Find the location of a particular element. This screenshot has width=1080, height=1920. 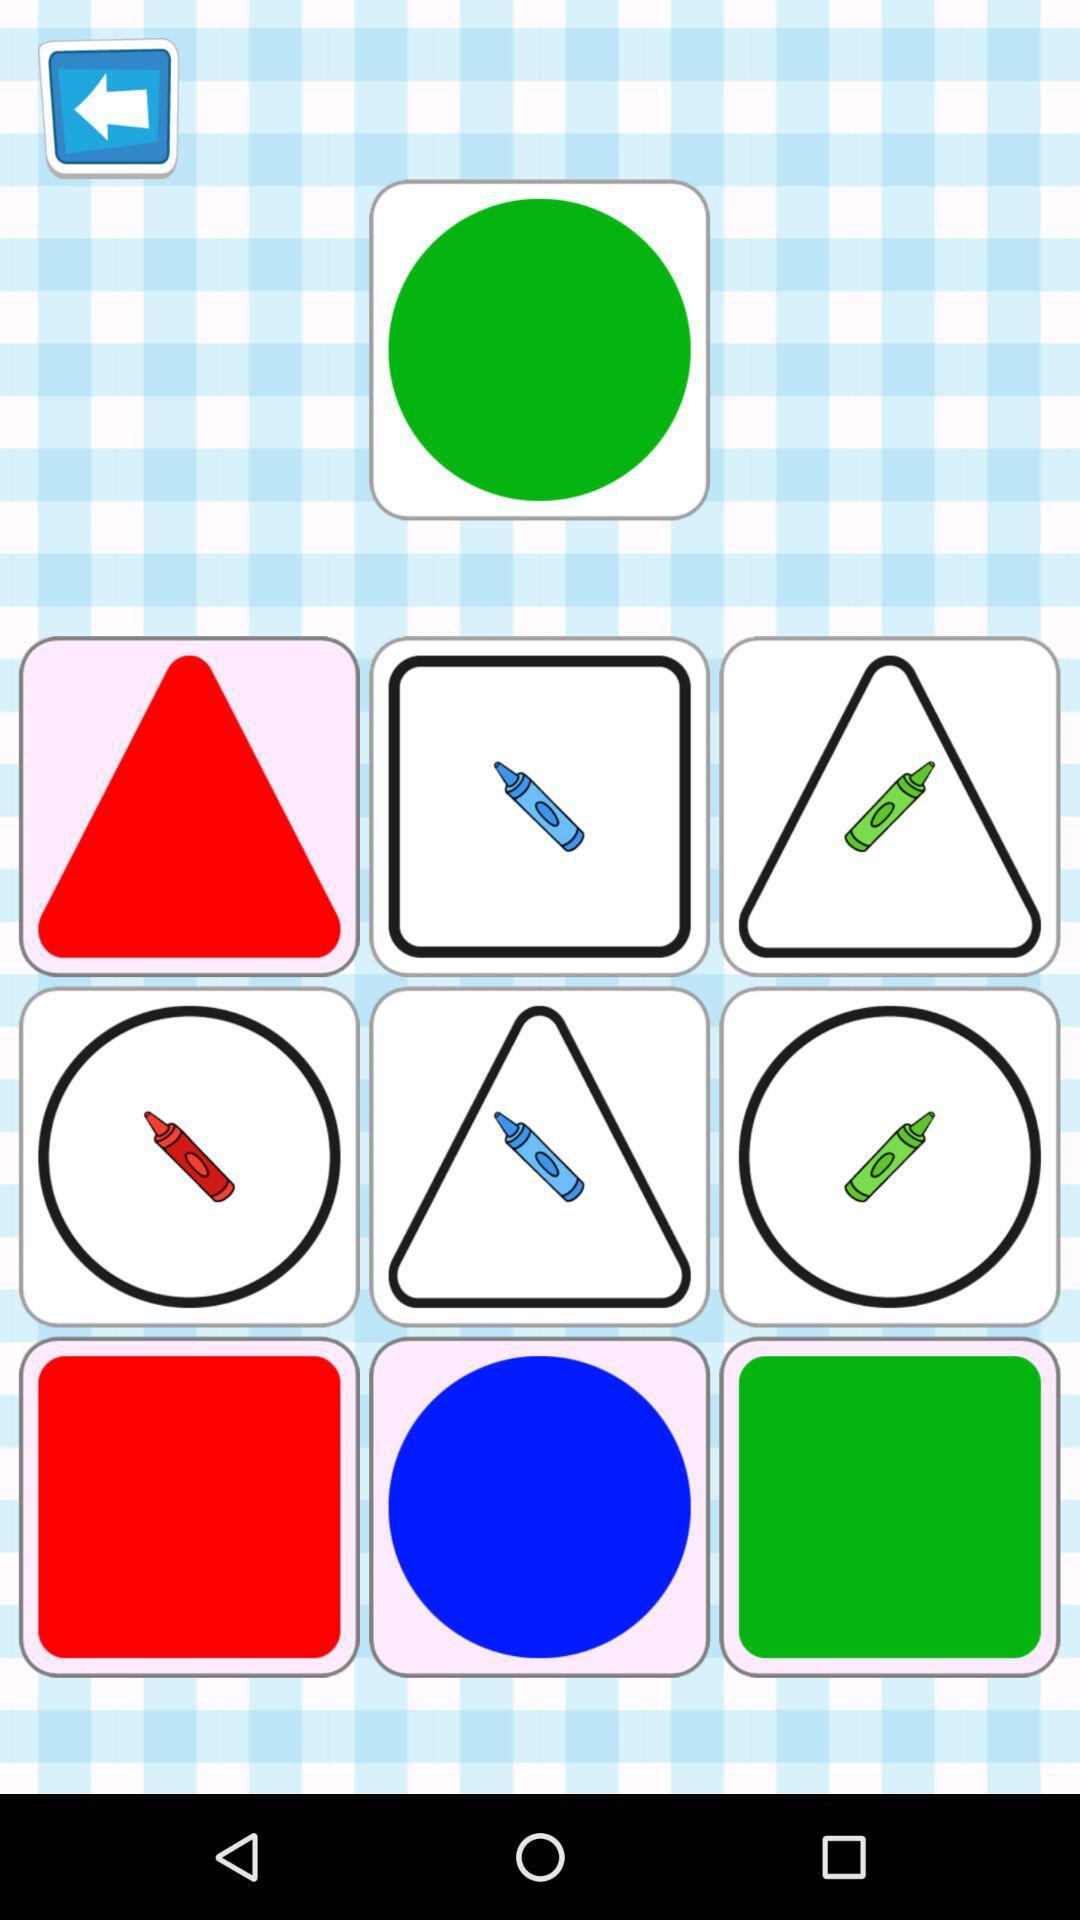

return to the previous page is located at coordinates (108, 107).